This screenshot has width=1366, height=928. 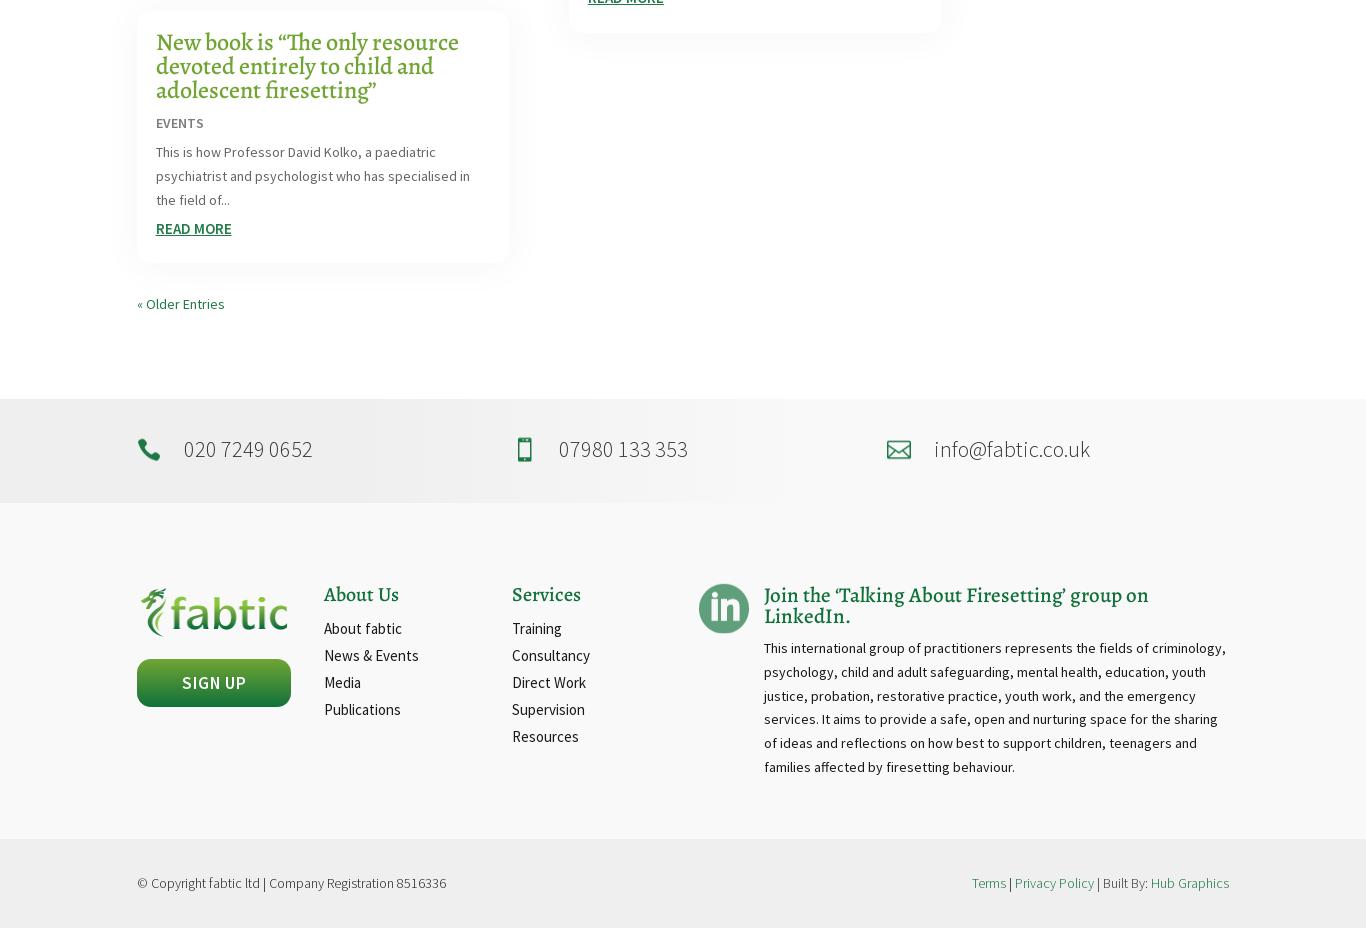 I want to click on '|', so click(x=1010, y=882).